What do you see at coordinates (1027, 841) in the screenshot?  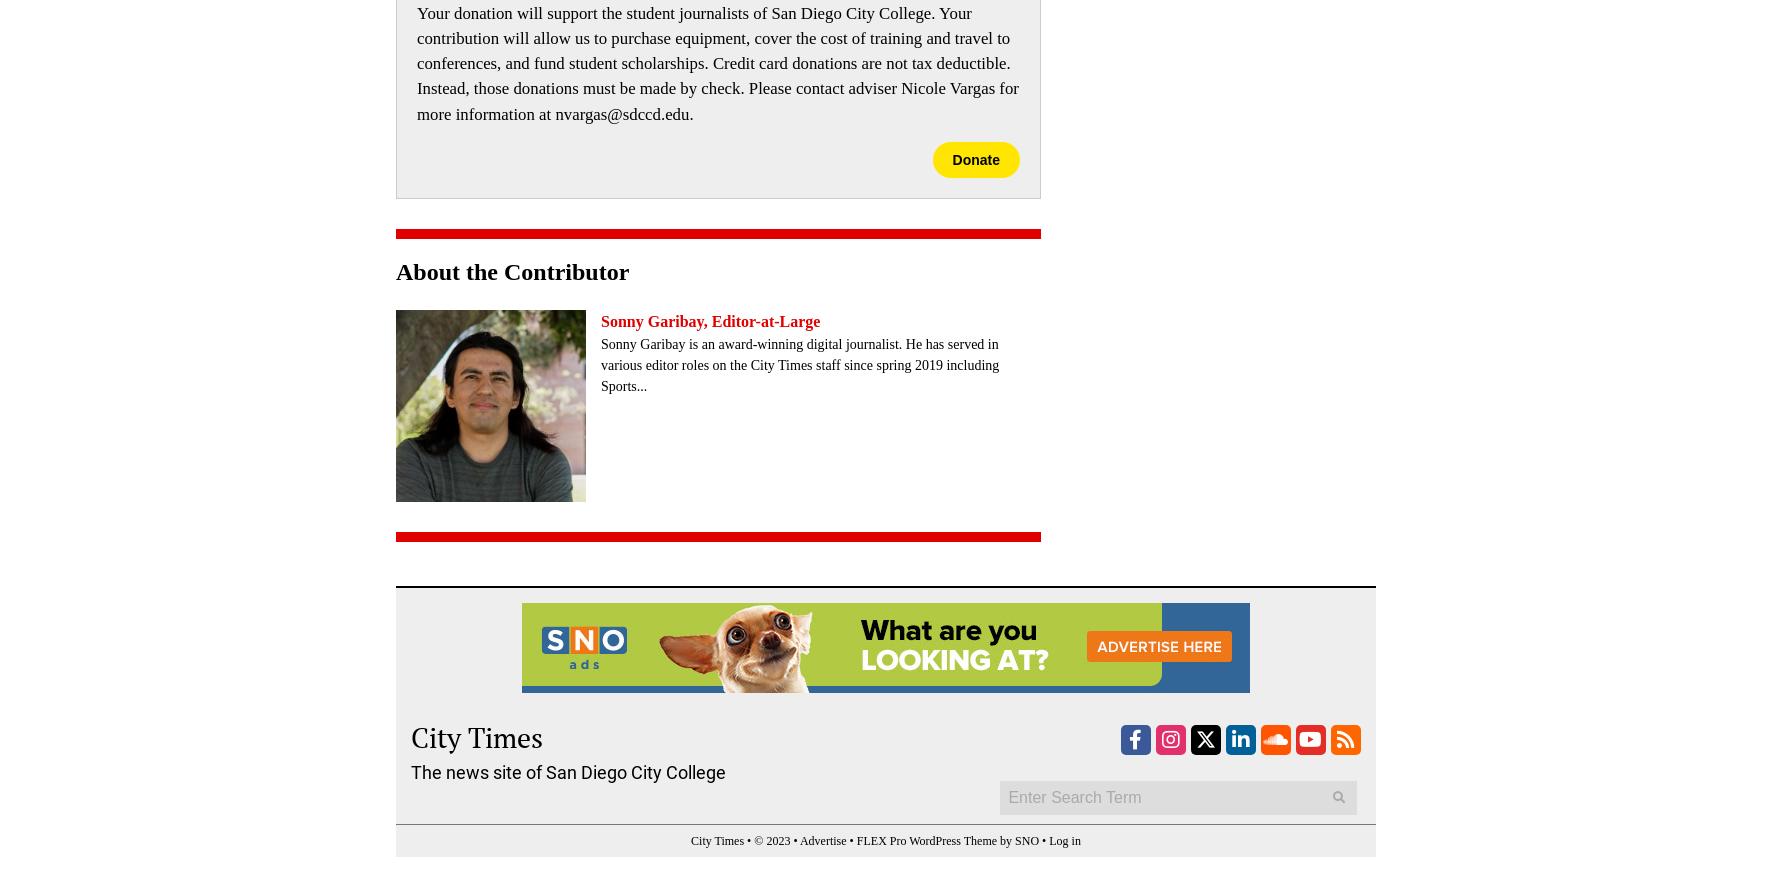 I see `'SNO'` at bounding box center [1027, 841].